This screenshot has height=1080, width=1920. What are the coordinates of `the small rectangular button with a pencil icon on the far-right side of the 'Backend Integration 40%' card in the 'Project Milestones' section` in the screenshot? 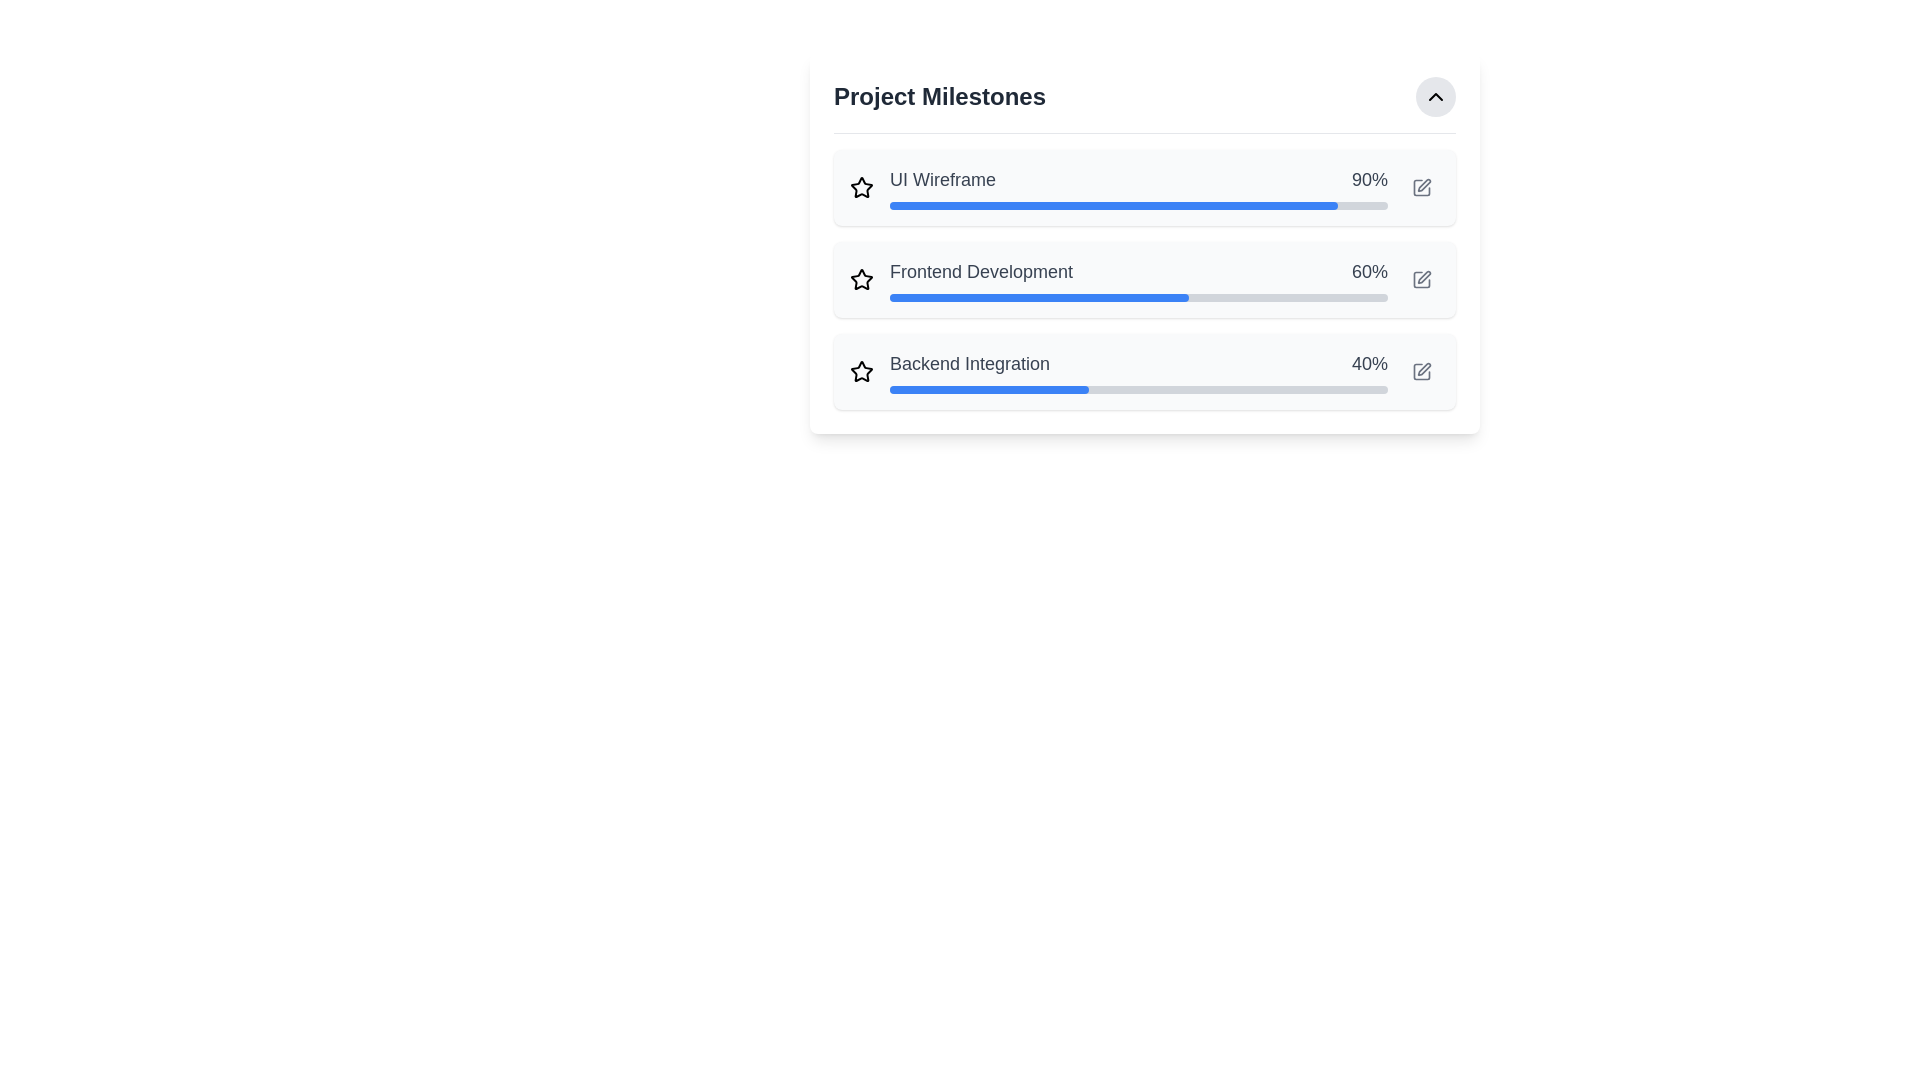 It's located at (1420, 371).